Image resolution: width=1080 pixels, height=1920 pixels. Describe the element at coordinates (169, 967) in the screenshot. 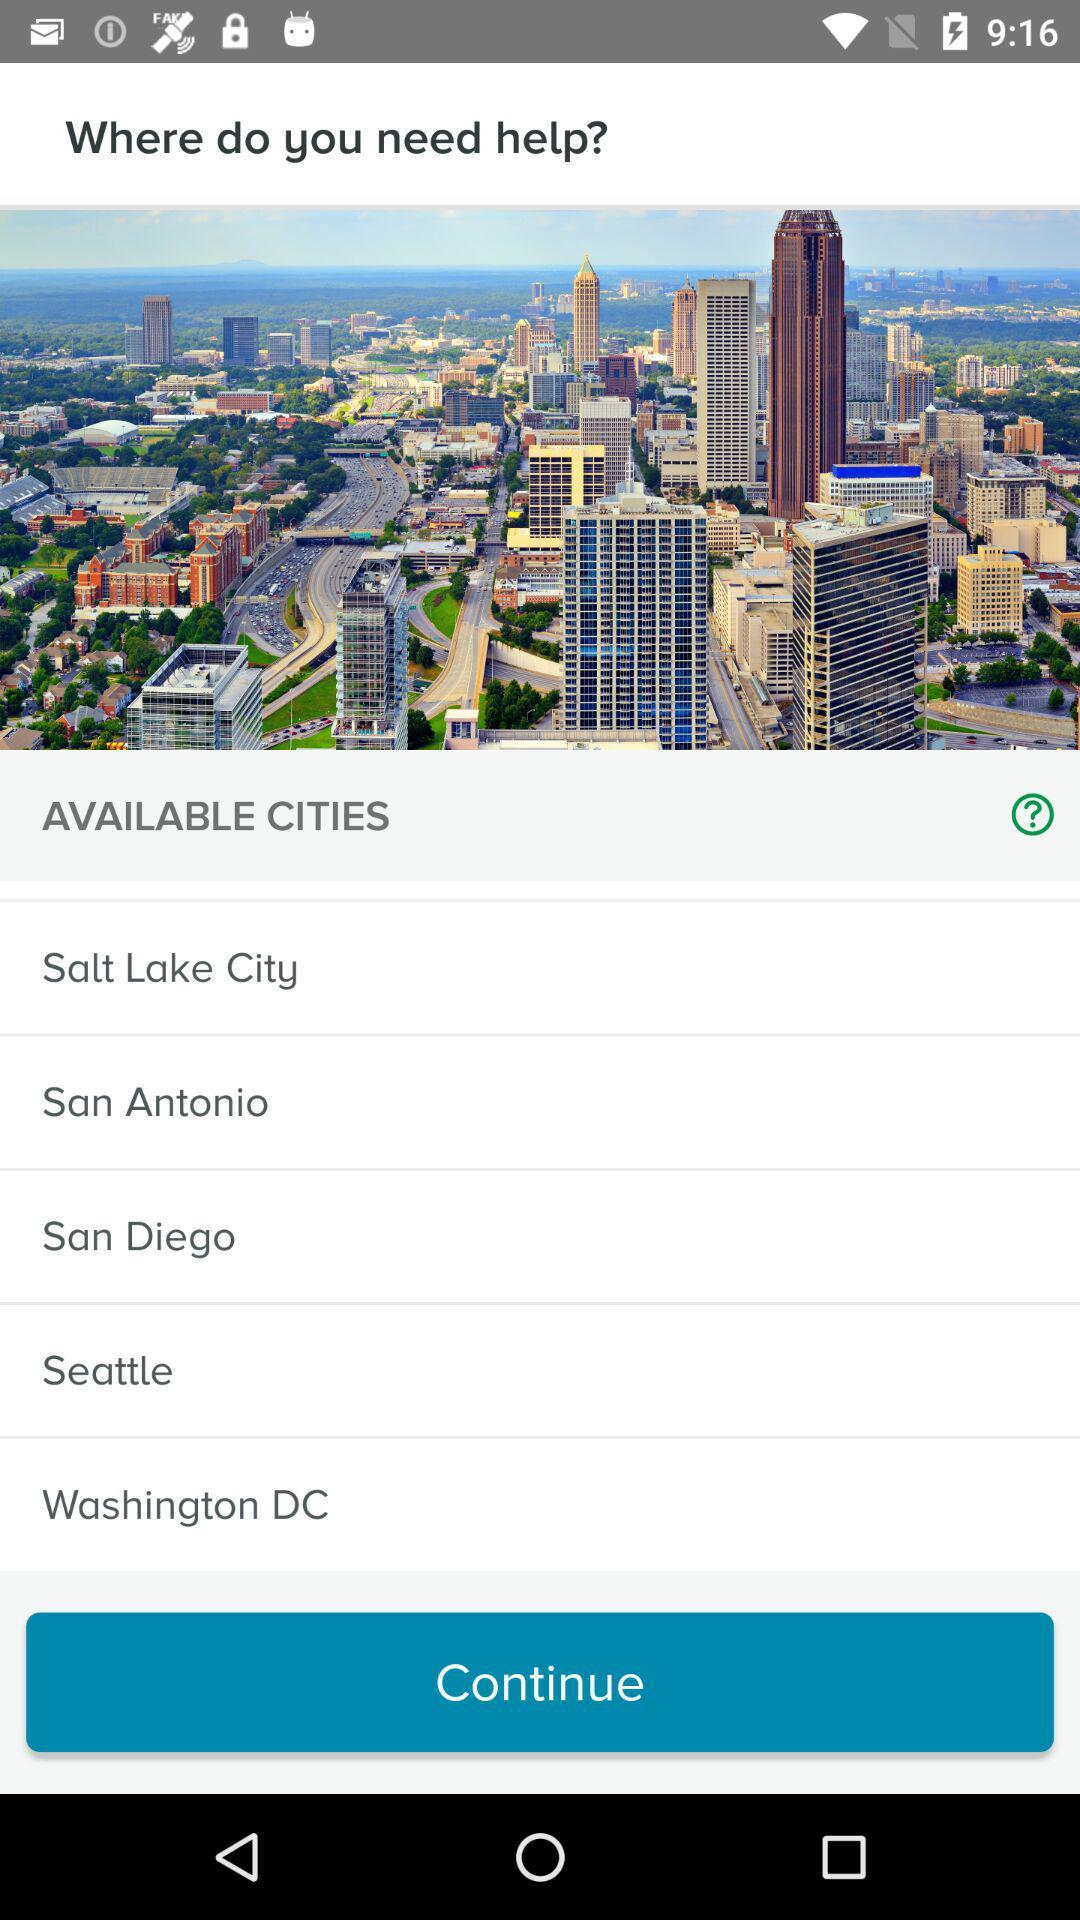

I see `item above the san antonio item` at that location.